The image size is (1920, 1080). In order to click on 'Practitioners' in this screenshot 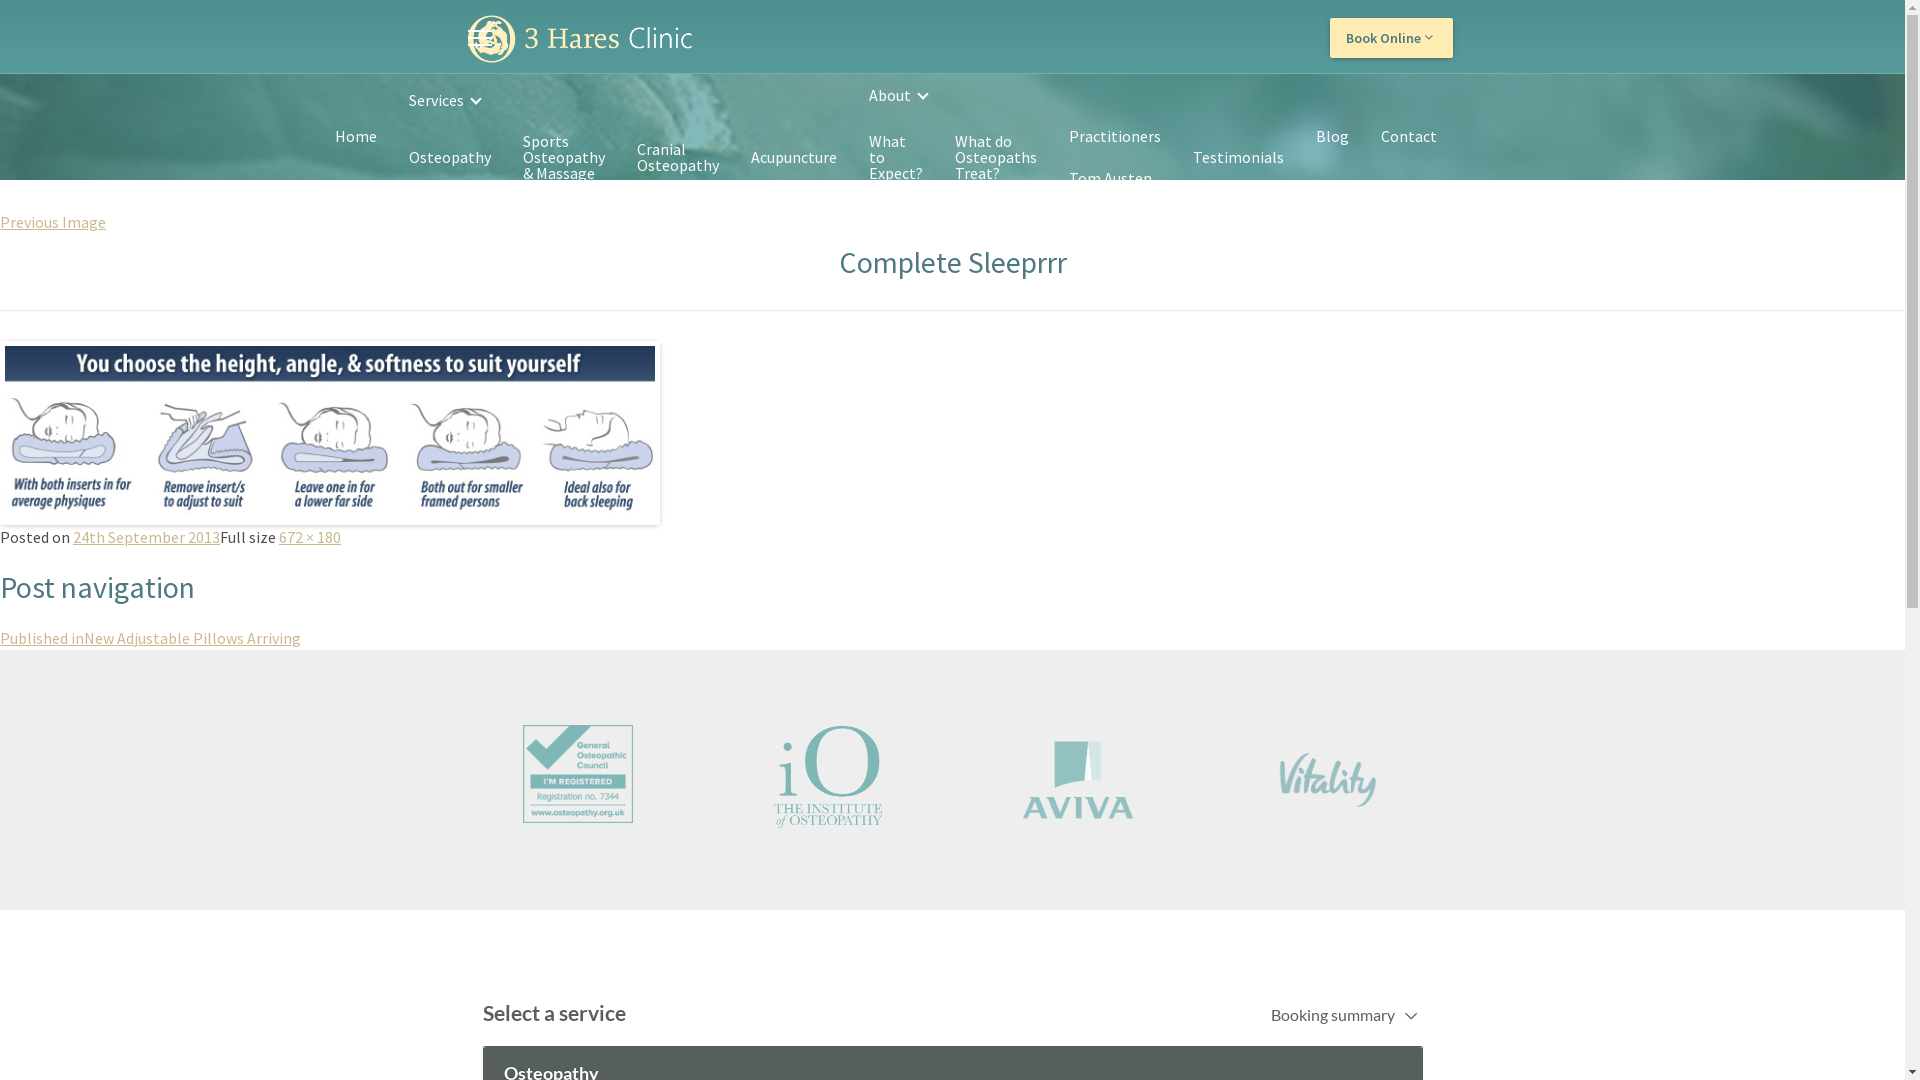, I will do `click(1112, 136)`.